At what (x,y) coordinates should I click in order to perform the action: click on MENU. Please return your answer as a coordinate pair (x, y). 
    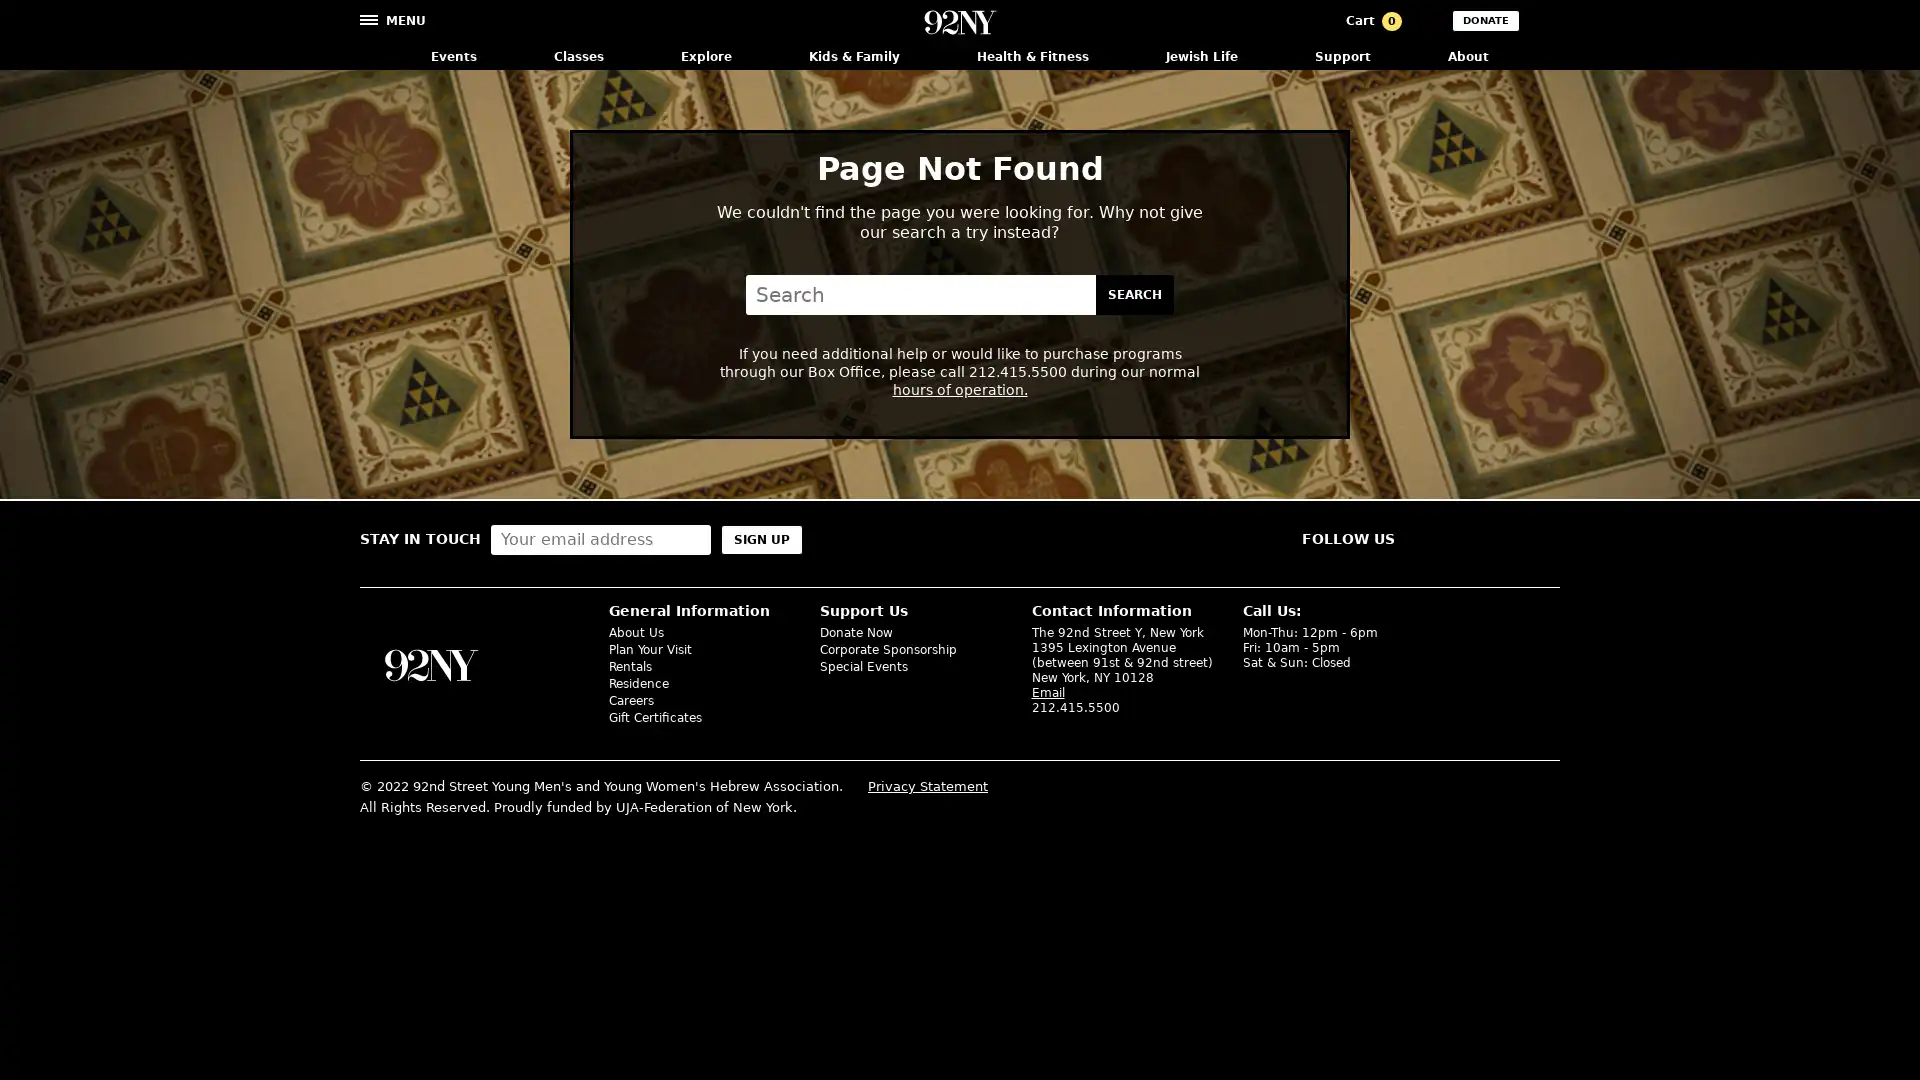
    Looking at the image, I should click on (394, 19).